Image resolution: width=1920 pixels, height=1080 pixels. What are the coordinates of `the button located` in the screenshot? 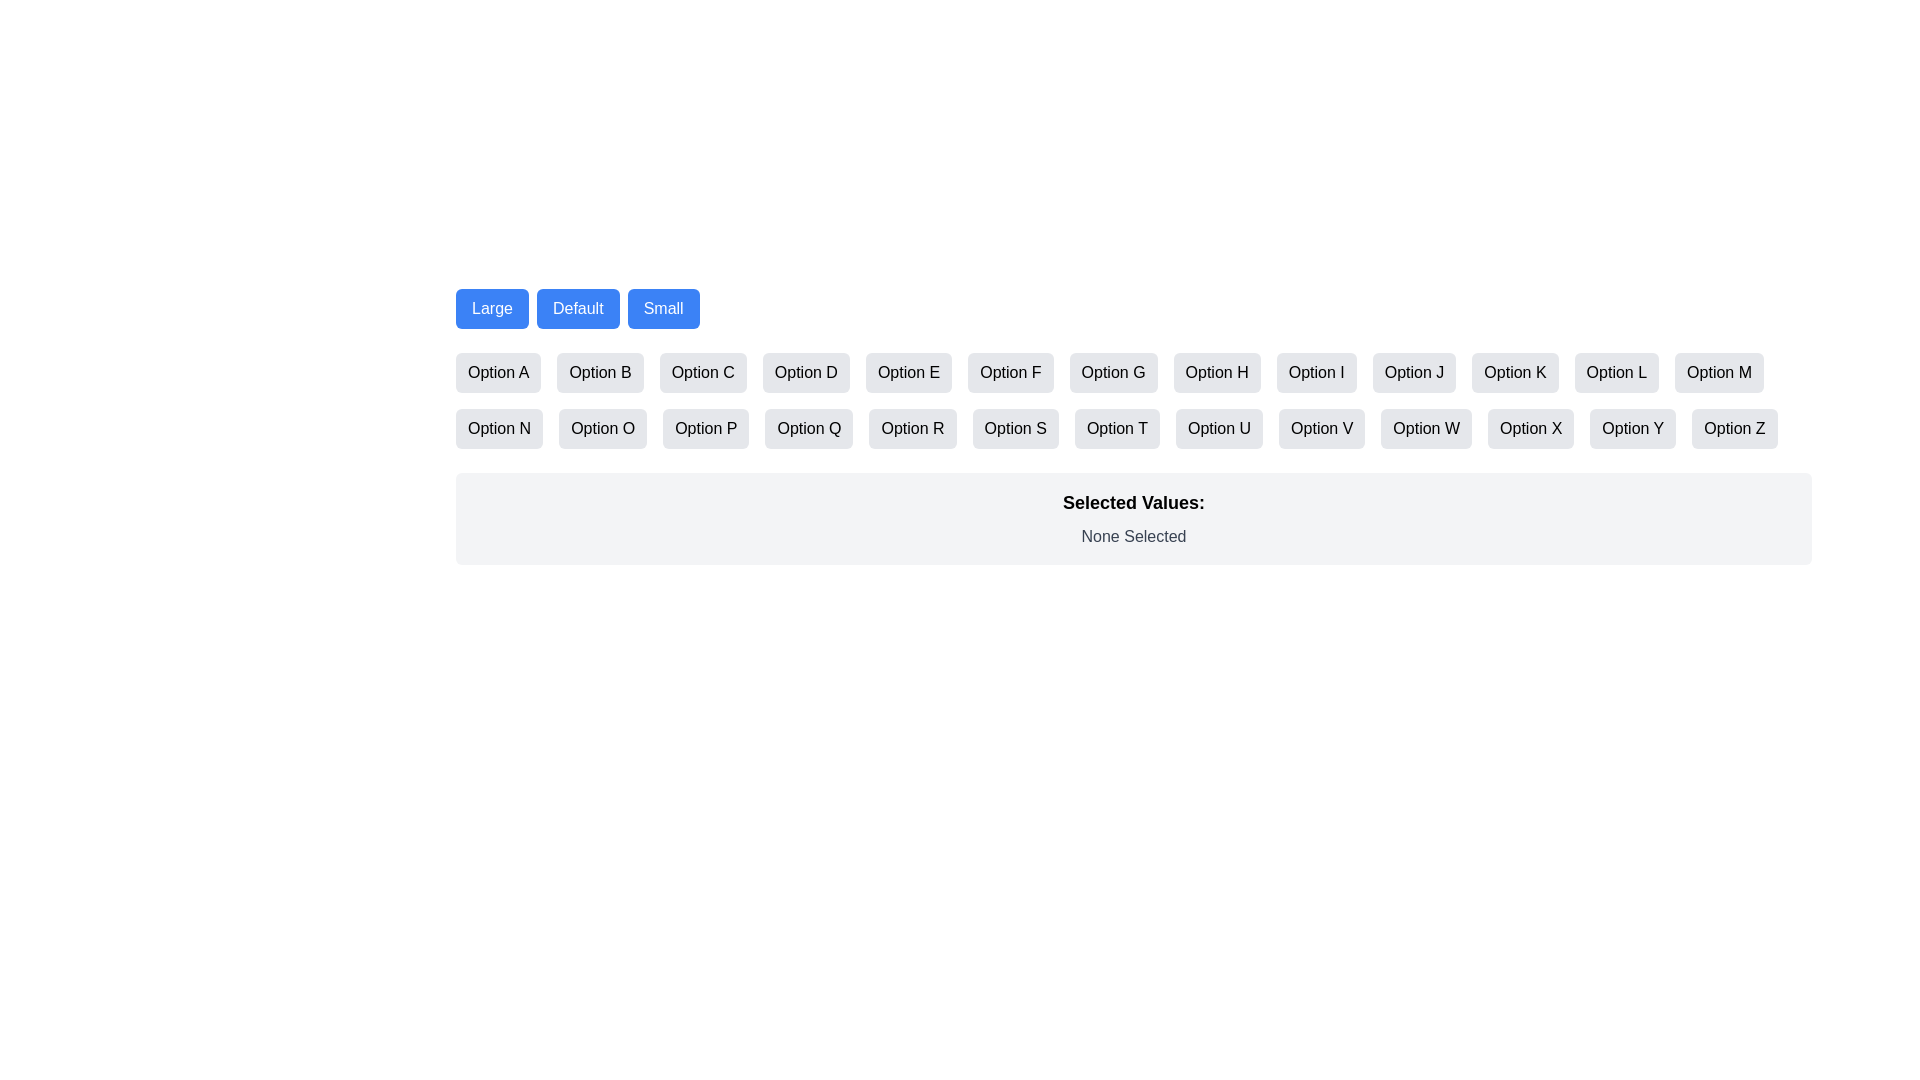 It's located at (1015, 427).